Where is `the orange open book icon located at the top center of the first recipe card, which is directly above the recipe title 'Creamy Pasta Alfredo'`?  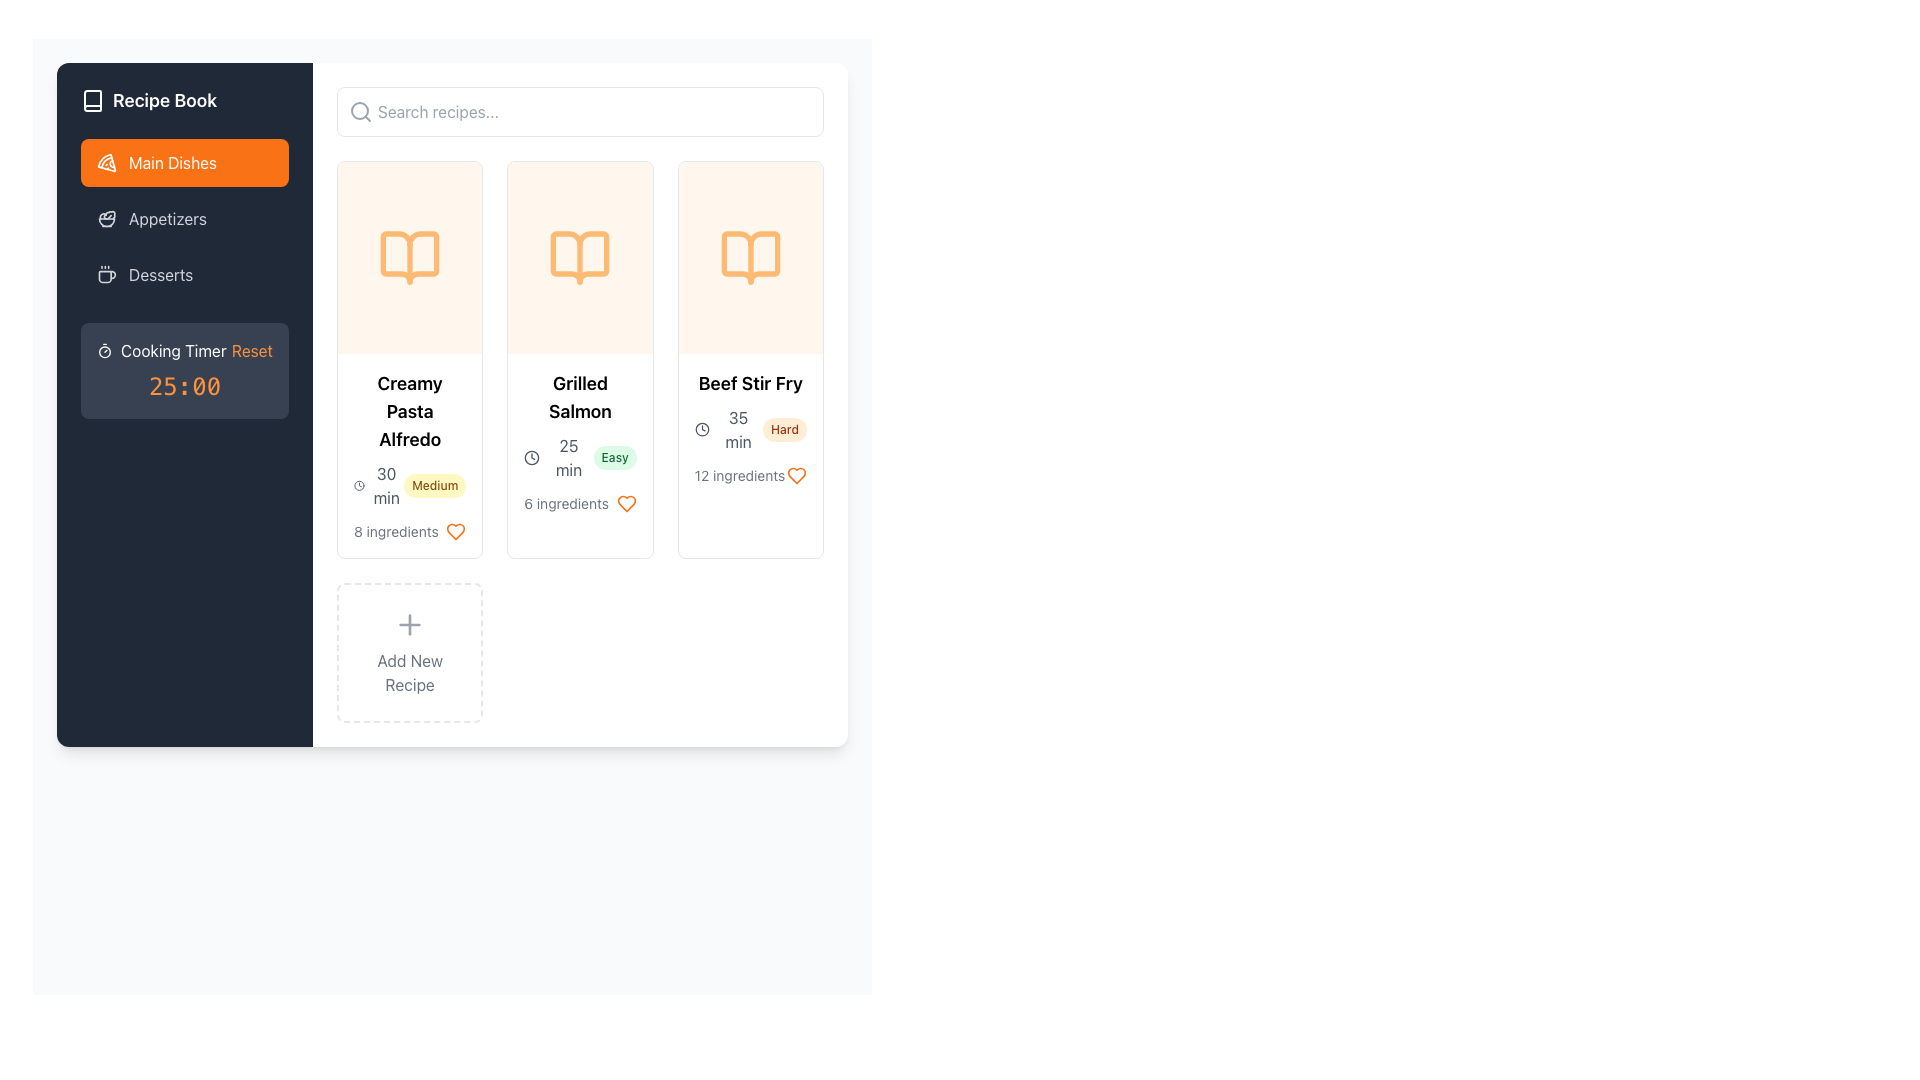 the orange open book icon located at the top center of the first recipe card, which is directly above the recipe title 'Creamy Pasta Alfredo' is located at coordinates (409, 257).